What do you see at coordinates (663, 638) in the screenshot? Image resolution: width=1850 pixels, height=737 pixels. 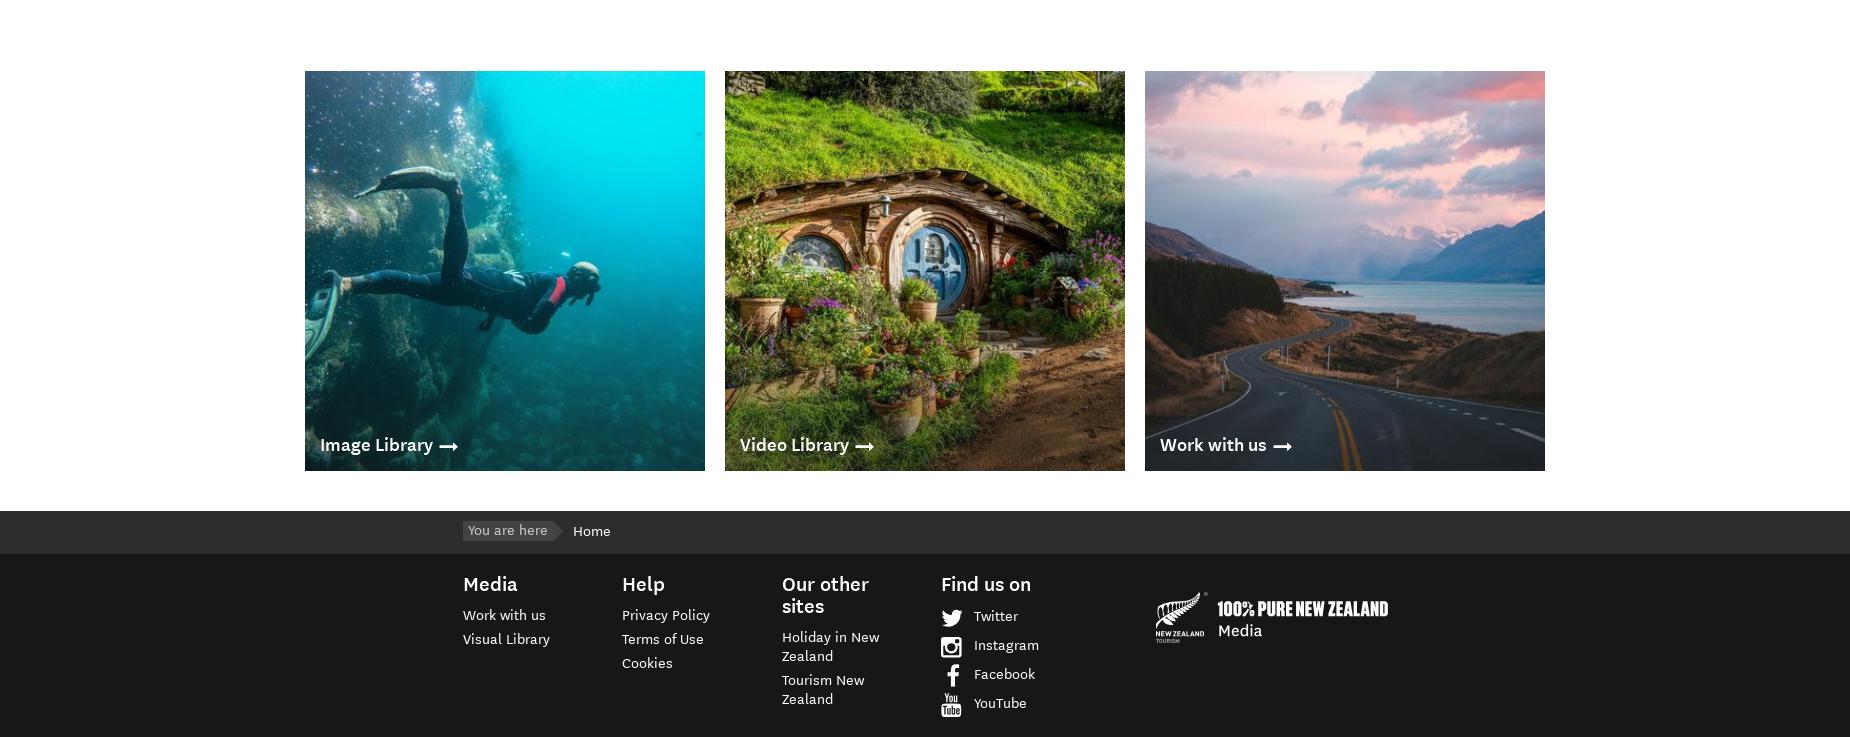 I see `'Terms of Use'` at bounding box center [663, 638].